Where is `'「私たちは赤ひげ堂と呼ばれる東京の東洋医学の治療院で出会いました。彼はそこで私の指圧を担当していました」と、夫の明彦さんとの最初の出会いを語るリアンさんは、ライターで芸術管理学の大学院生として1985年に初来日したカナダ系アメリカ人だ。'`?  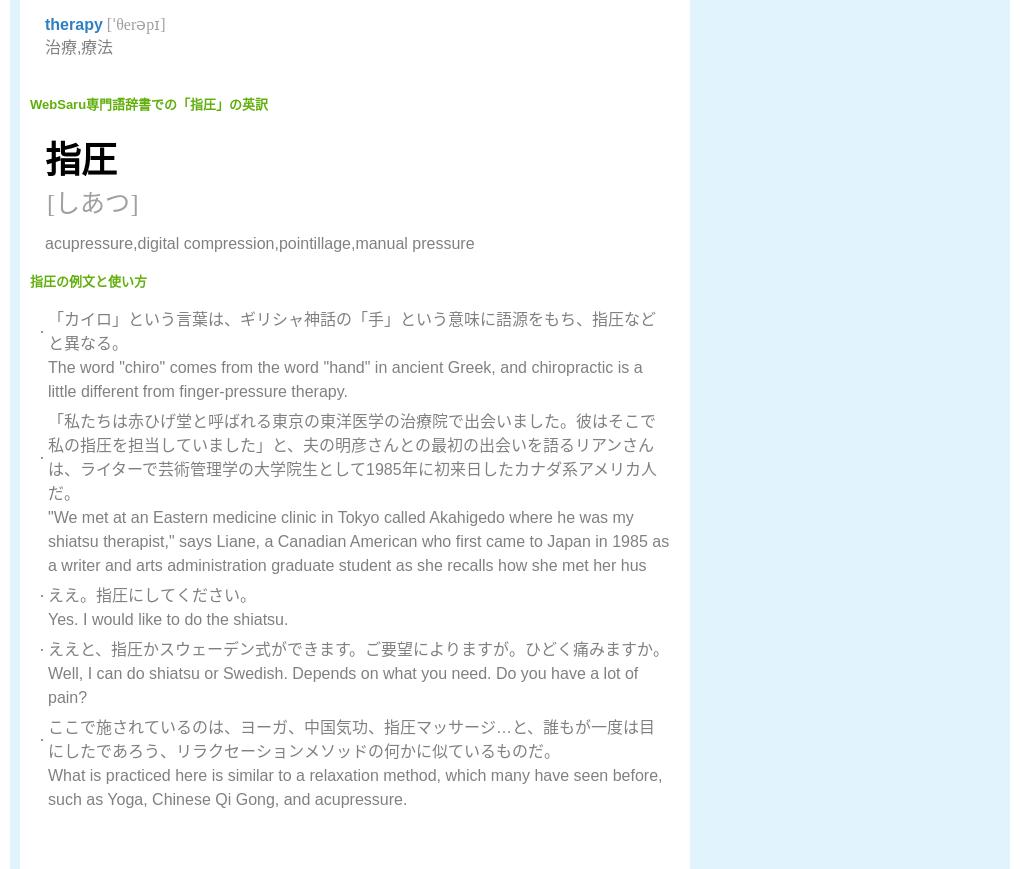
'「私たちは赤ひげ堂と呼ばれる東京の東洋医学の治療院で出会いました。彼はそこで私の指圧を担当していました」と、夫の明彦さんとの最初の出会いを語るリアンさんは、ライターで芸術管理学の大学院生として1985年に初来日したカナダ系アメリカ人だ。' is located at coordinates (351, 457).